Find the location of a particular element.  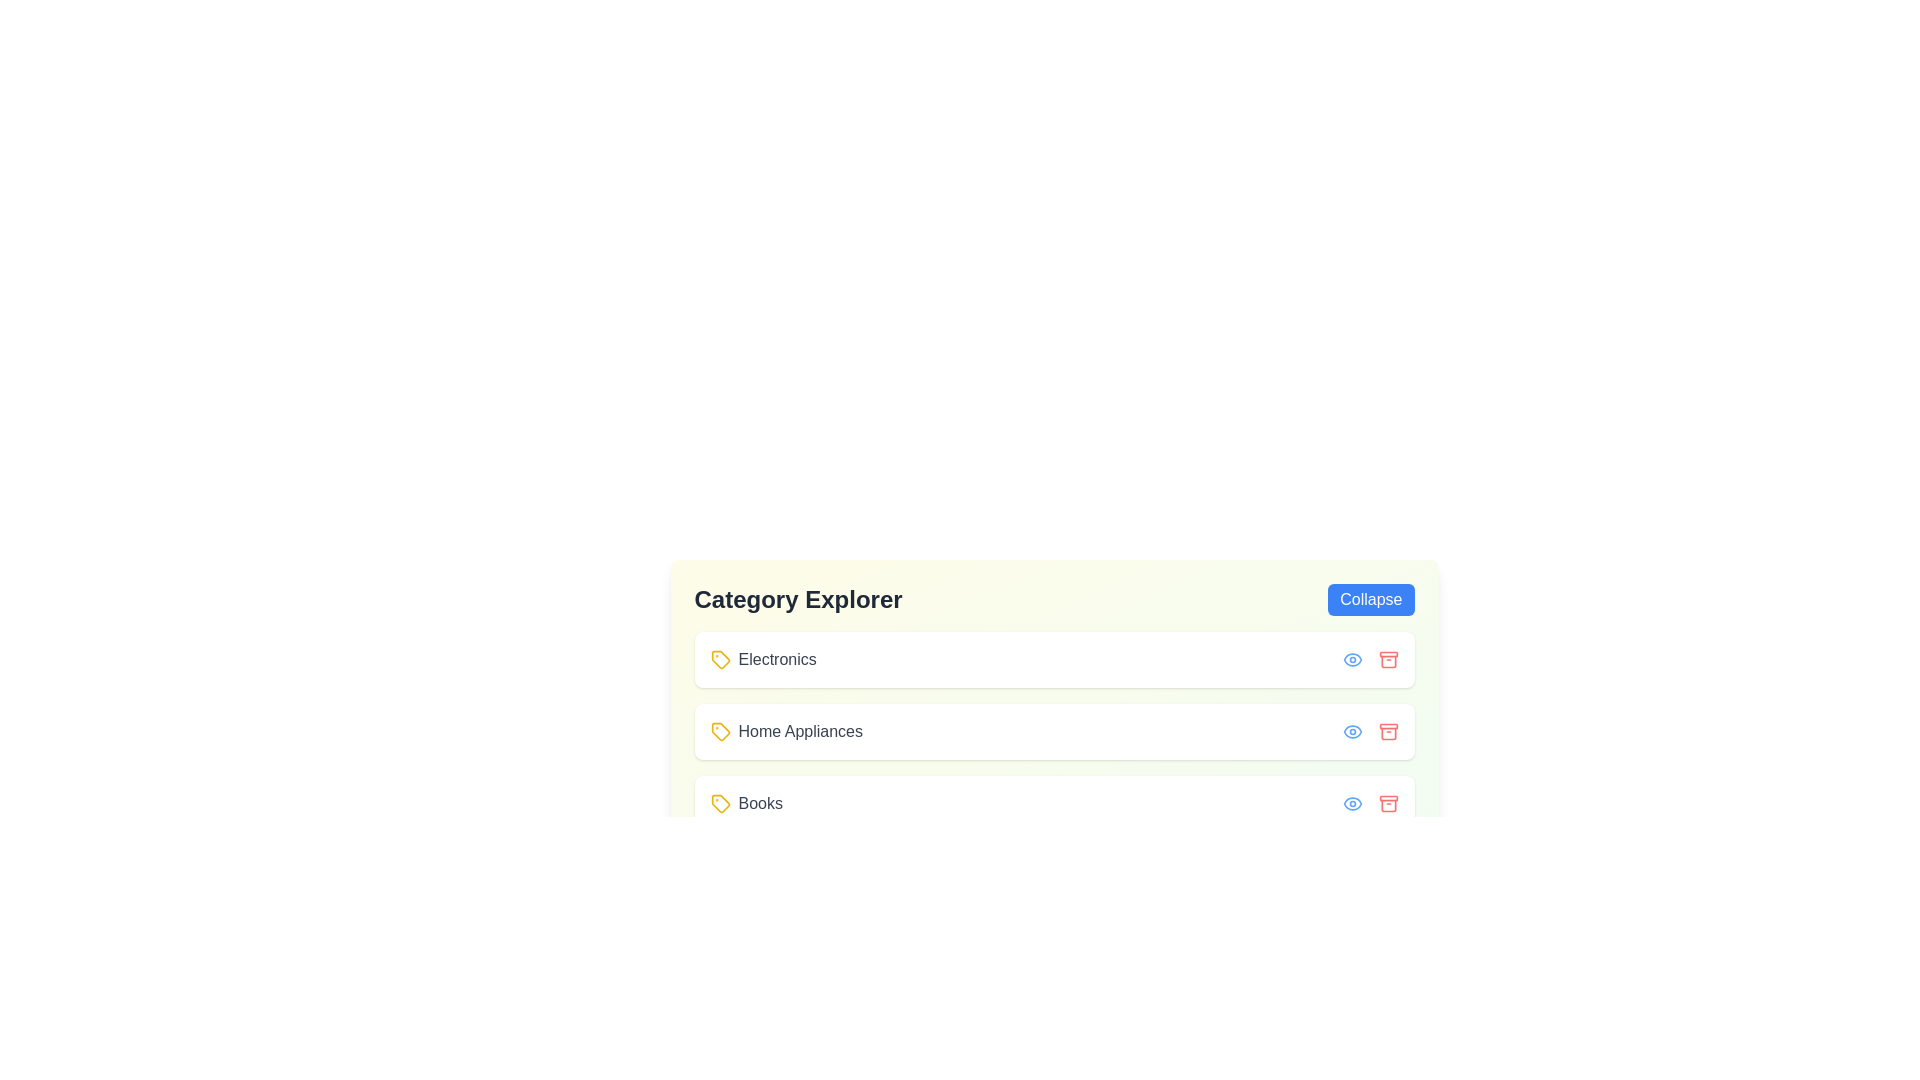

the button on the right side of the 'Category Explorer' section is located at coordinates (1370, 599).